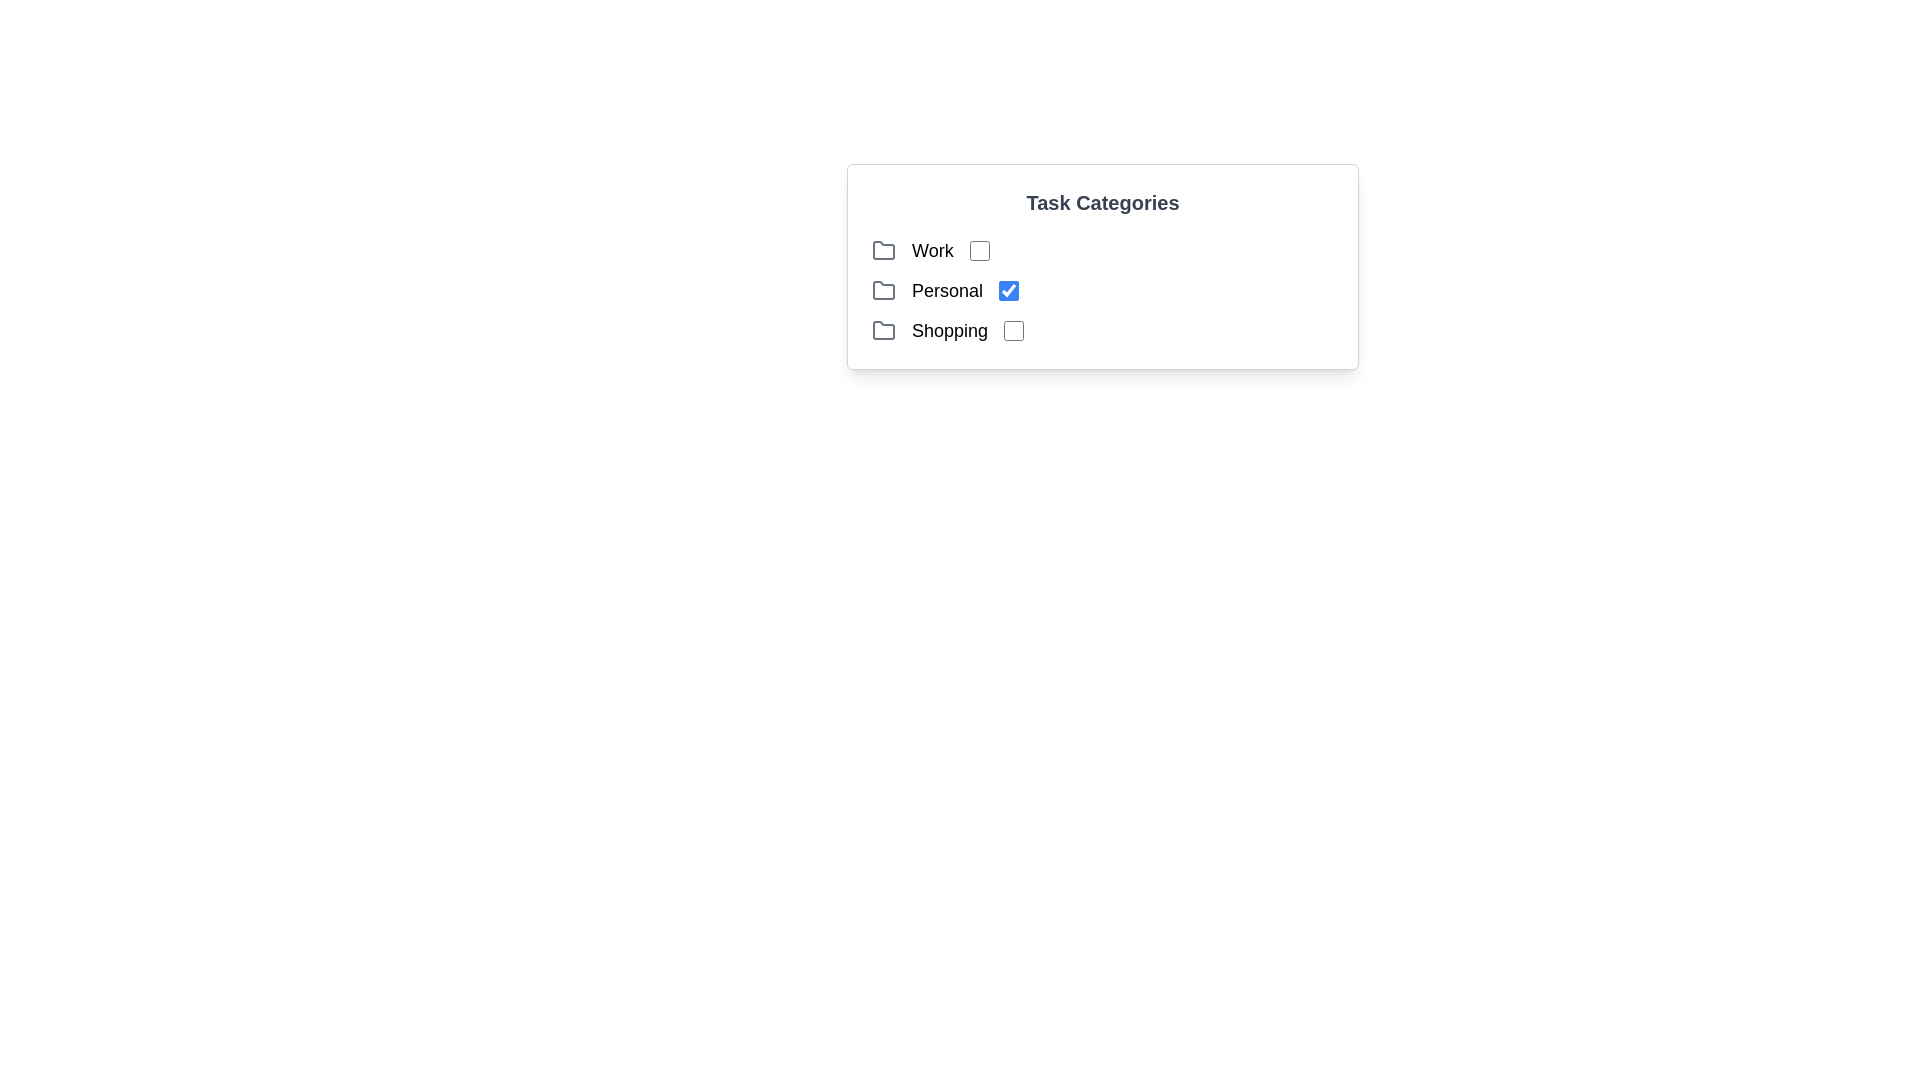 Image resolution: width=1920 pixels, height=1080 pixels. I want to click on the checkbox styled with a blue accent next to the text 'Shopping', so click(1014, 330).